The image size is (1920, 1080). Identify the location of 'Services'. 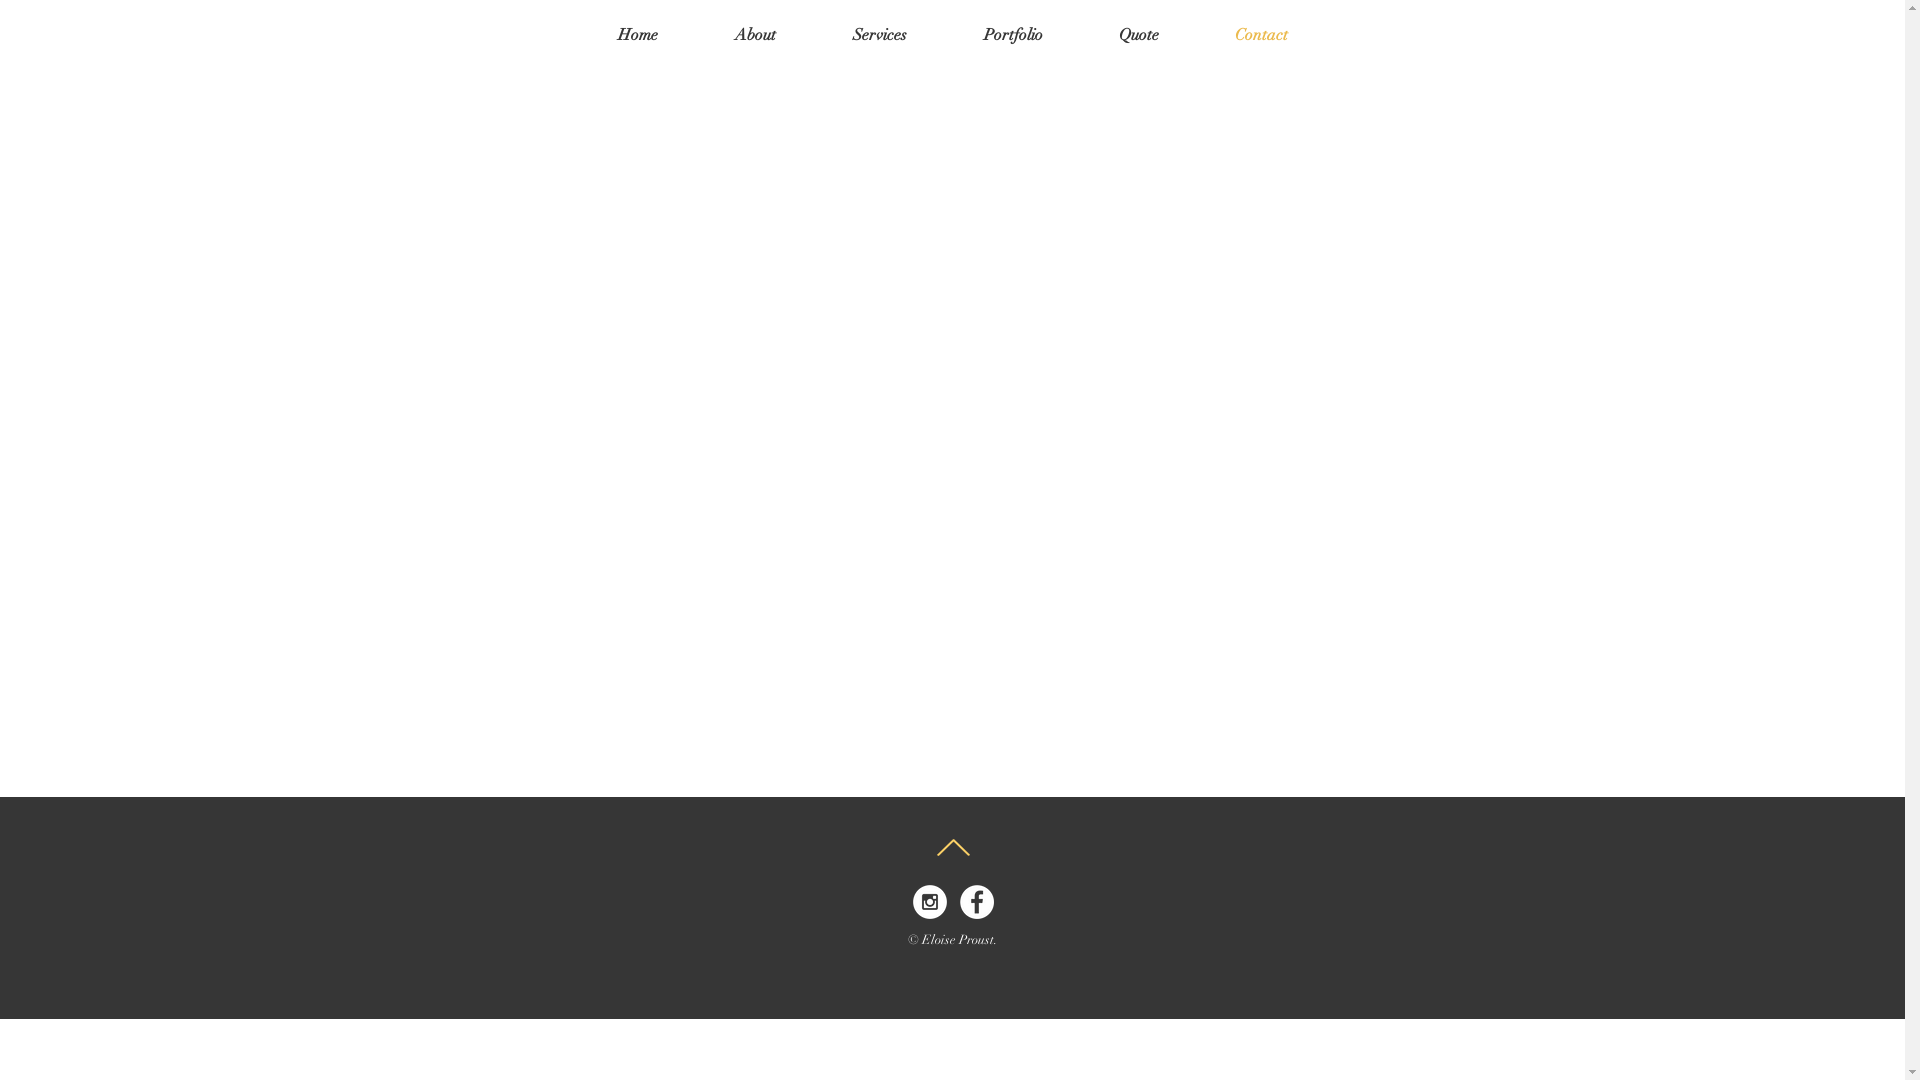
(879, 34).